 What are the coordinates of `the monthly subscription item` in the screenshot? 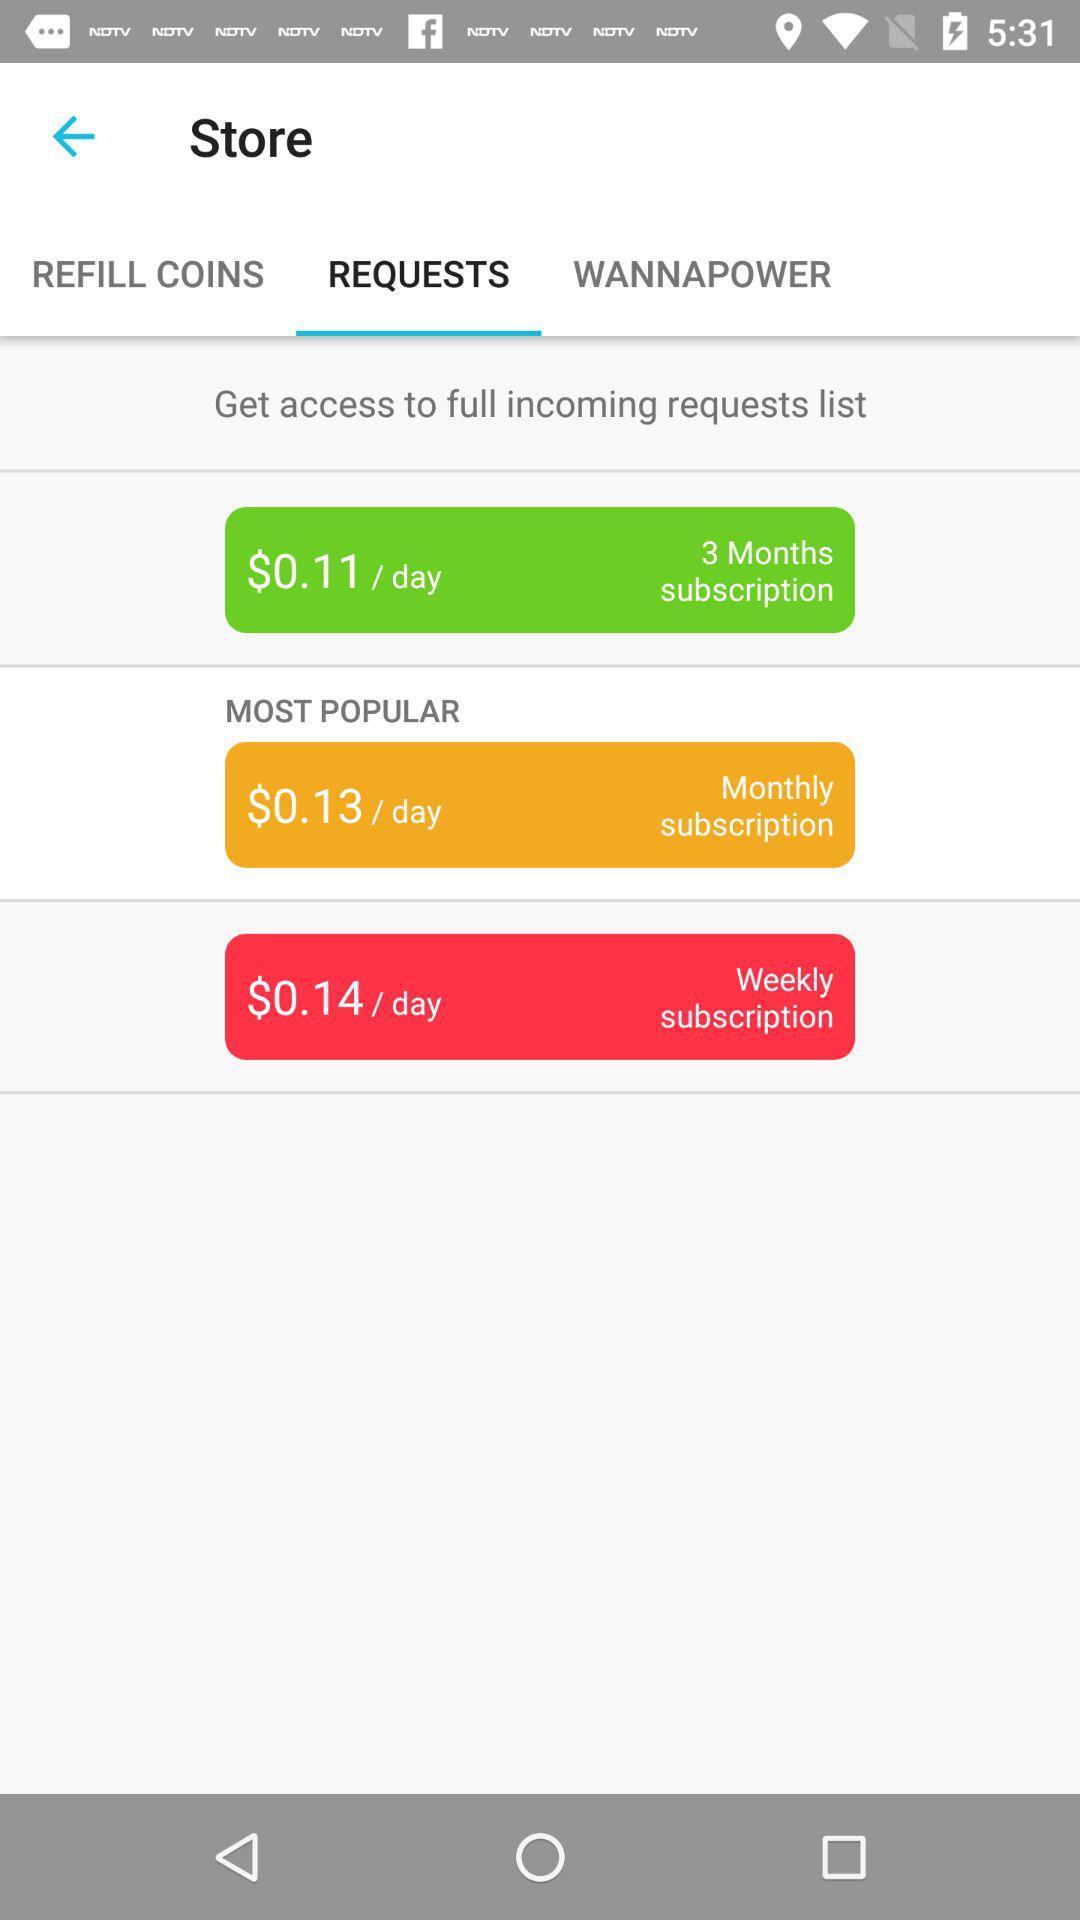 It's located at (715, 804).